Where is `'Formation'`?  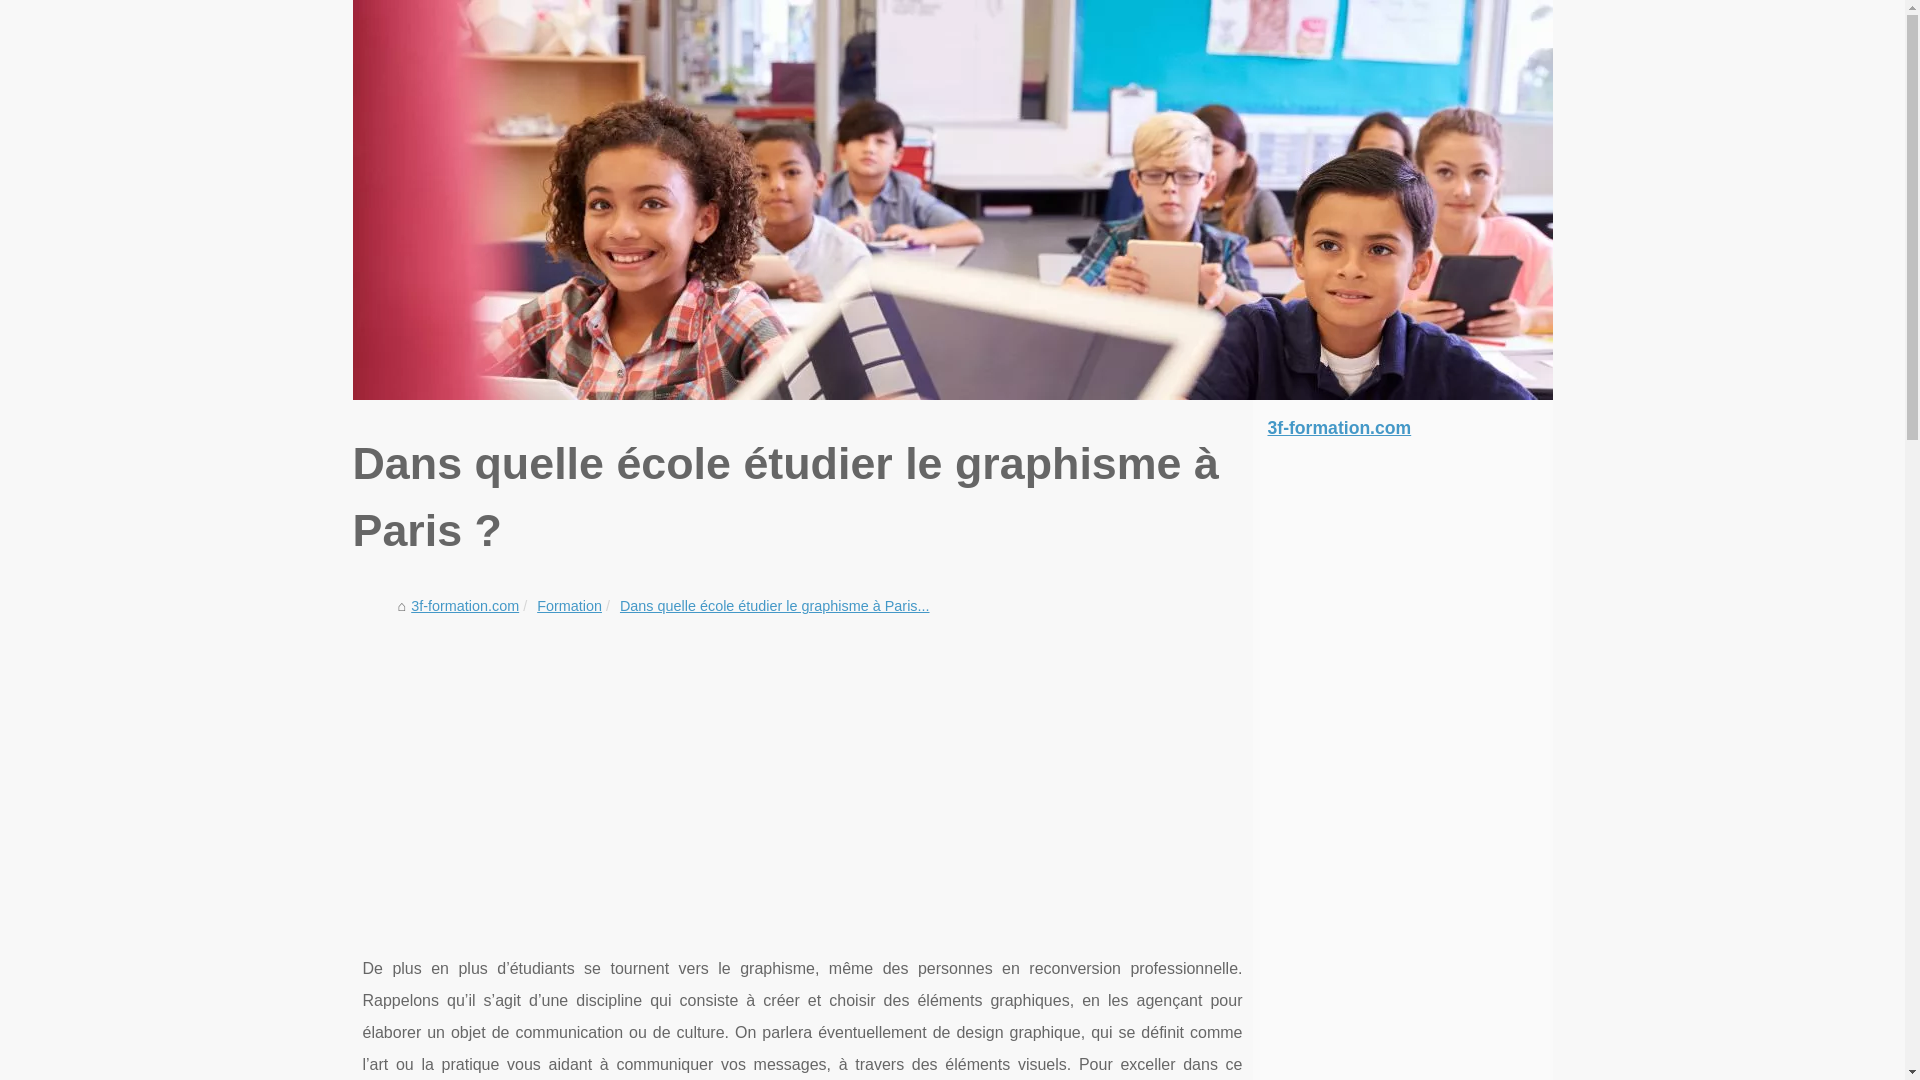
'Formation' is located at coordinates (568, 604).